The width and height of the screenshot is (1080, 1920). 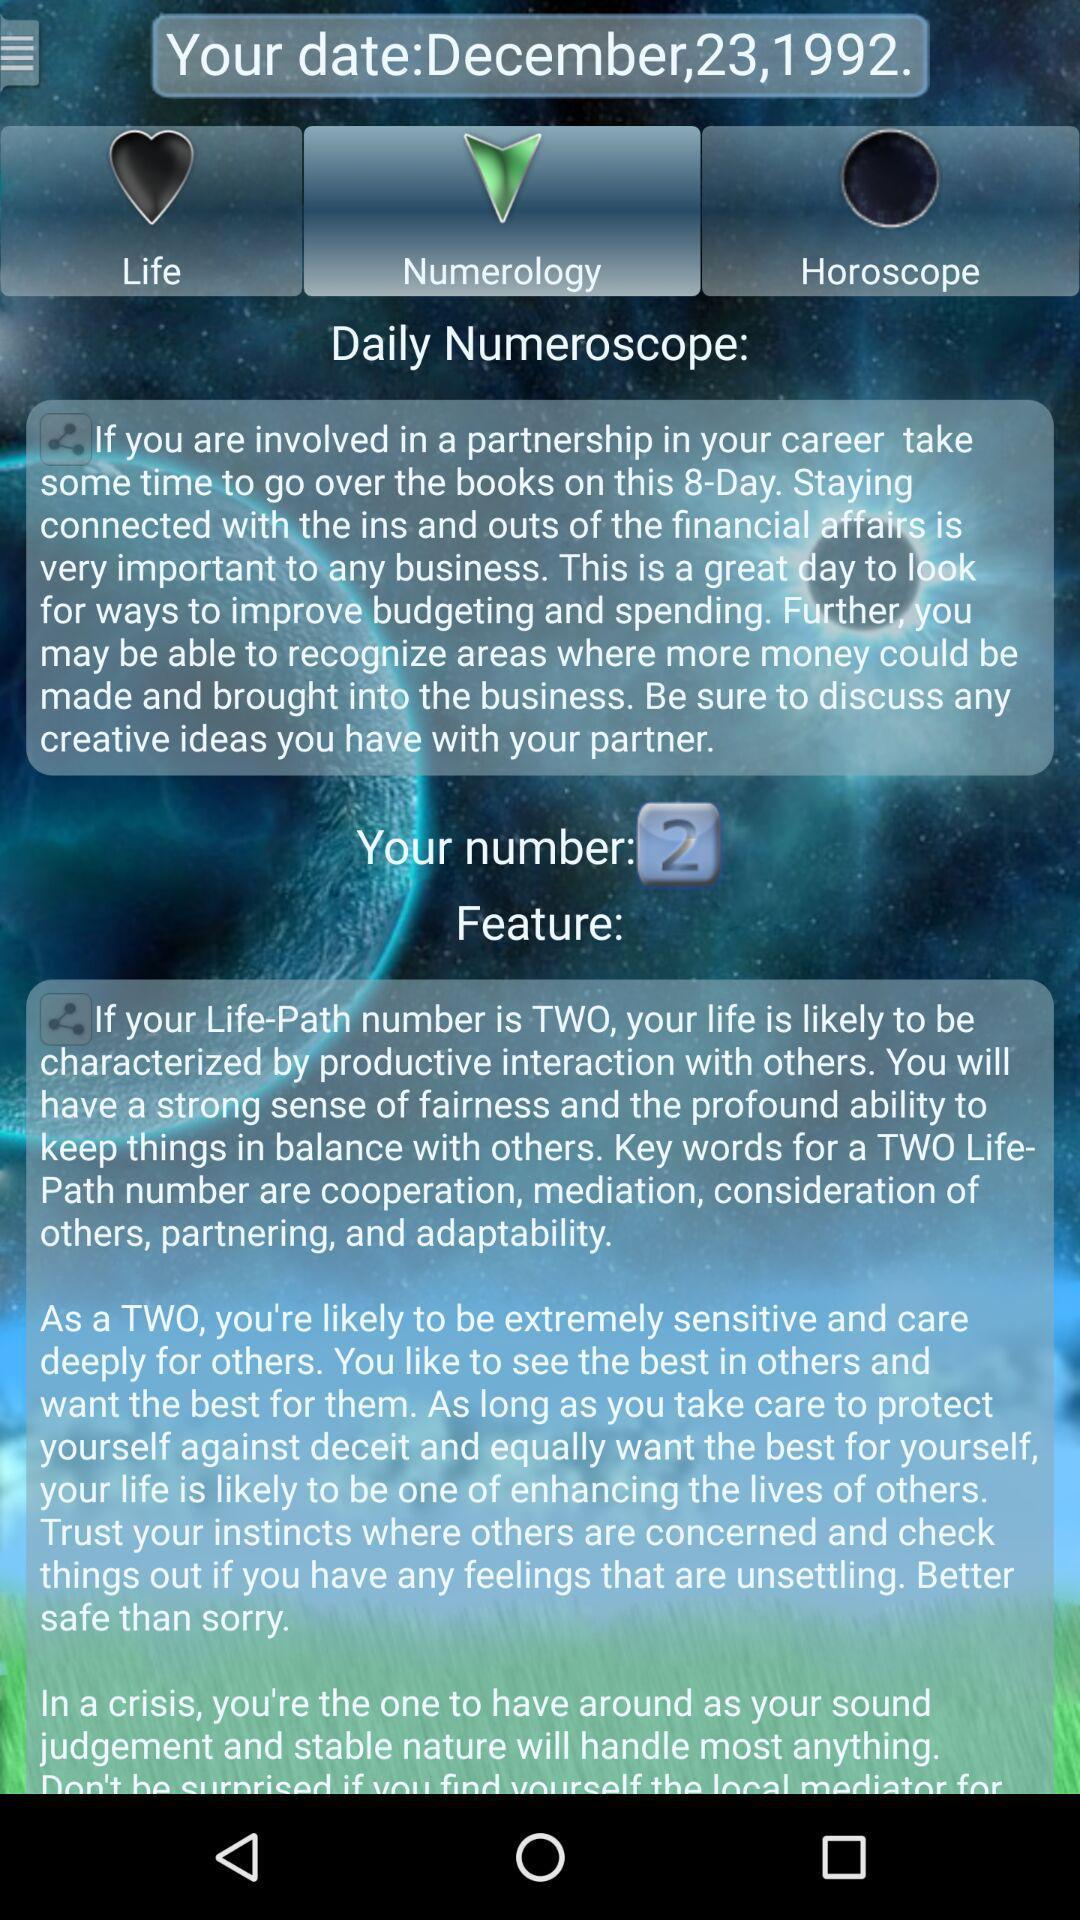 I want to click on share numeroscope, so click(x=64, y=438).